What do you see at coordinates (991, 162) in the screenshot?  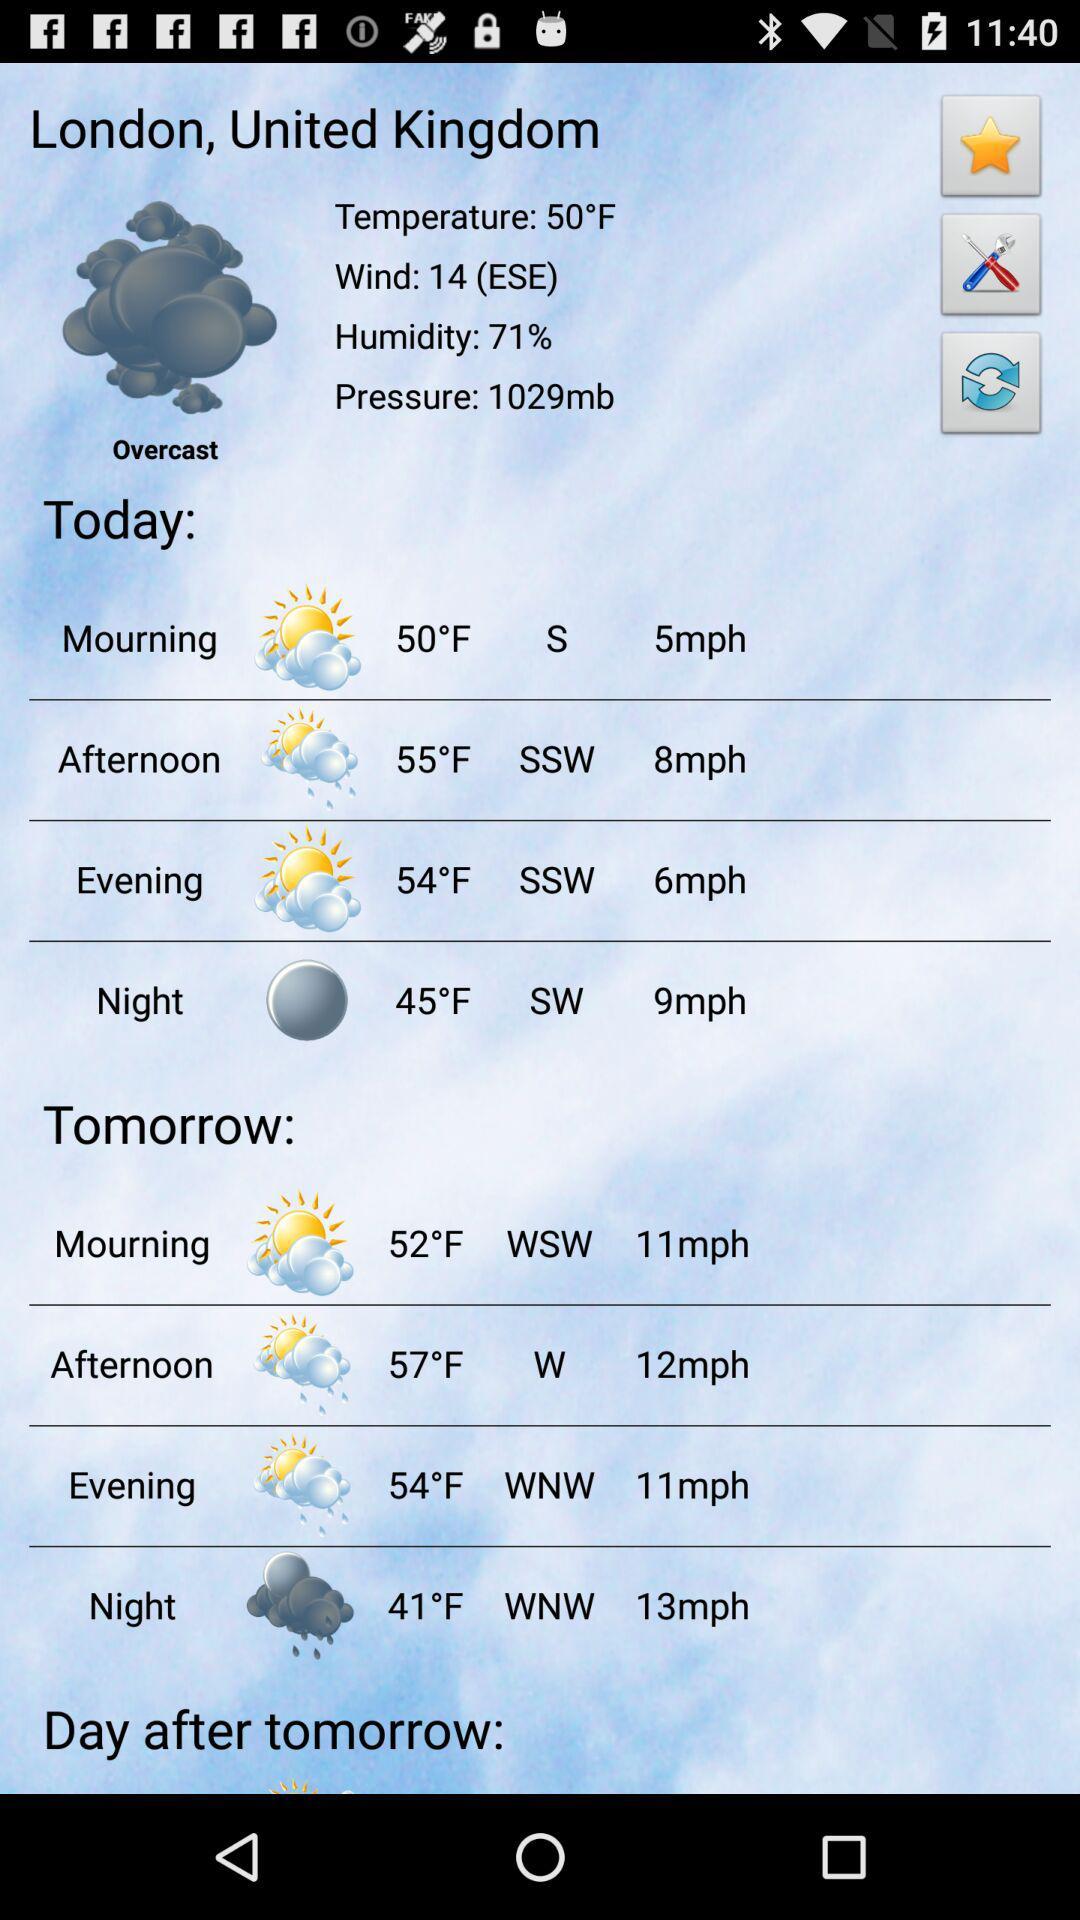 I see `the star icon` at bounding box center [991, 162].